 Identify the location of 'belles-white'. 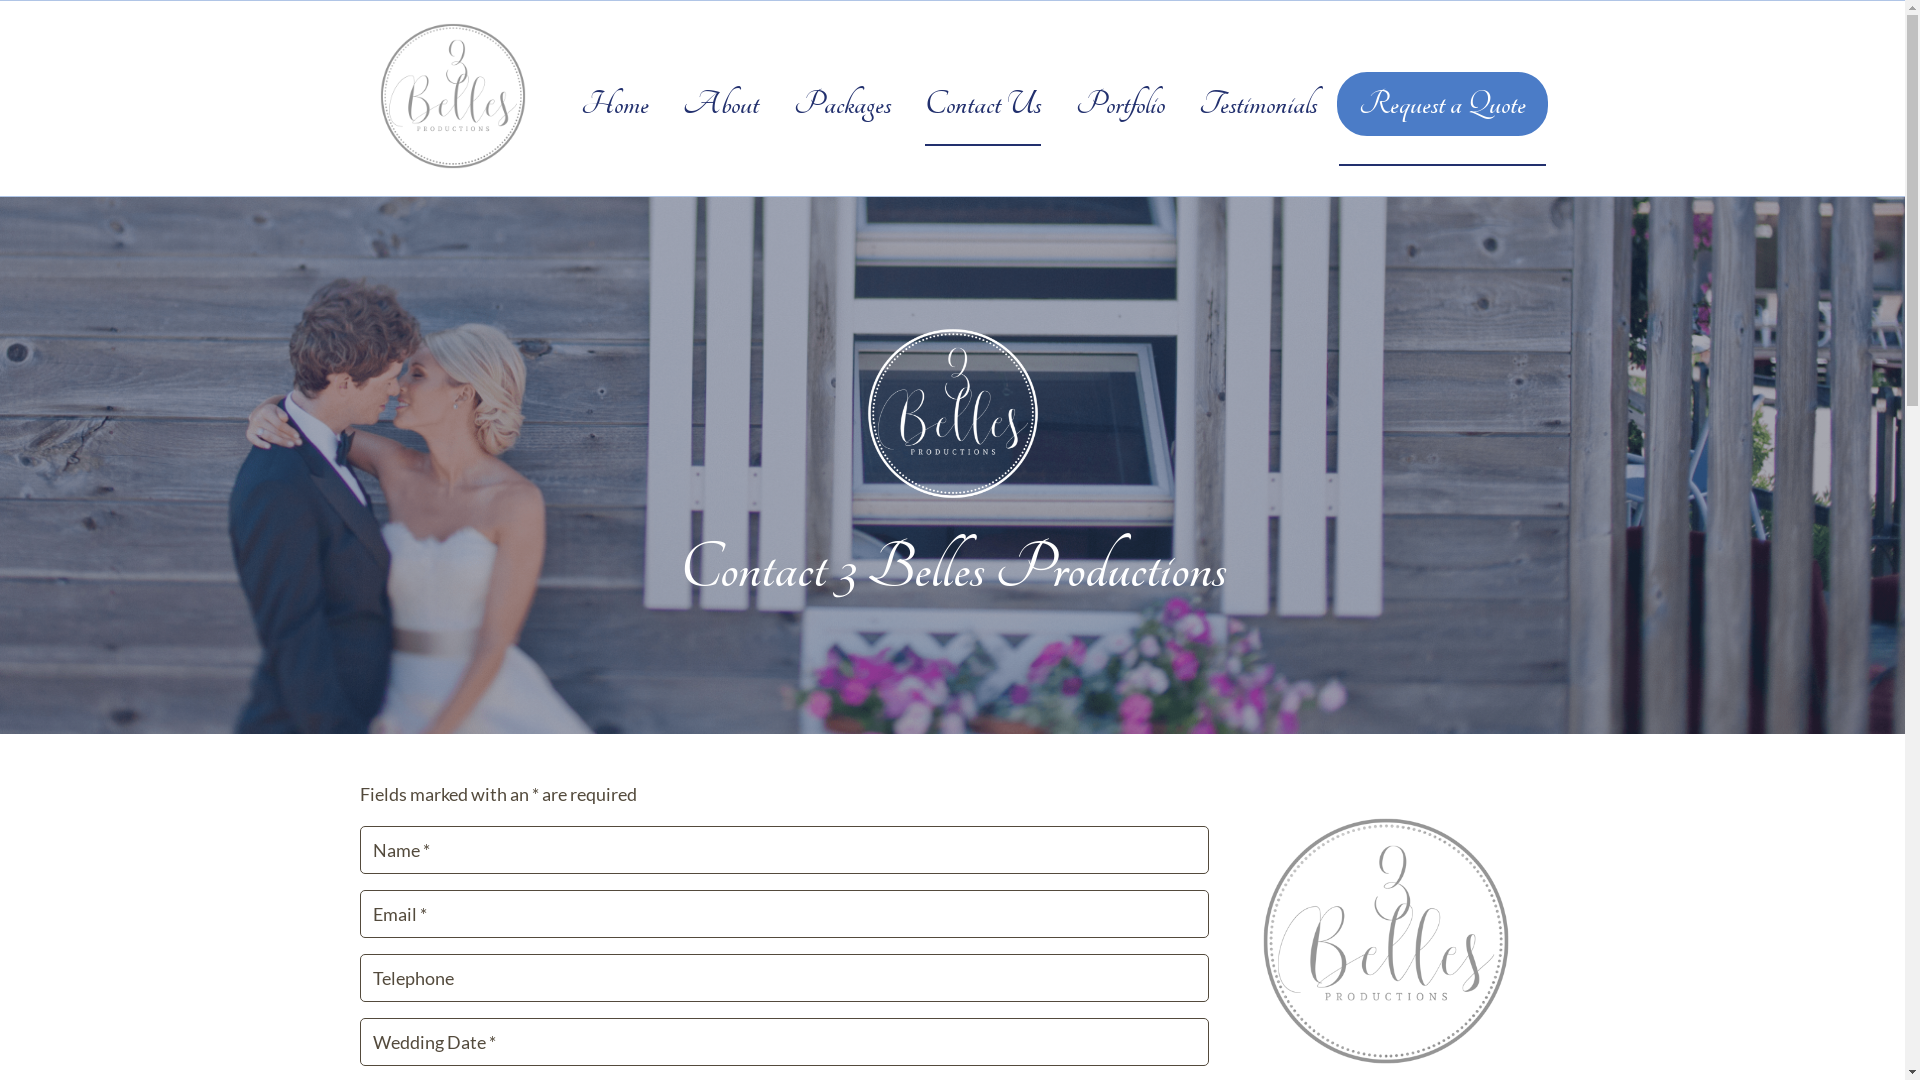
(952, 411).